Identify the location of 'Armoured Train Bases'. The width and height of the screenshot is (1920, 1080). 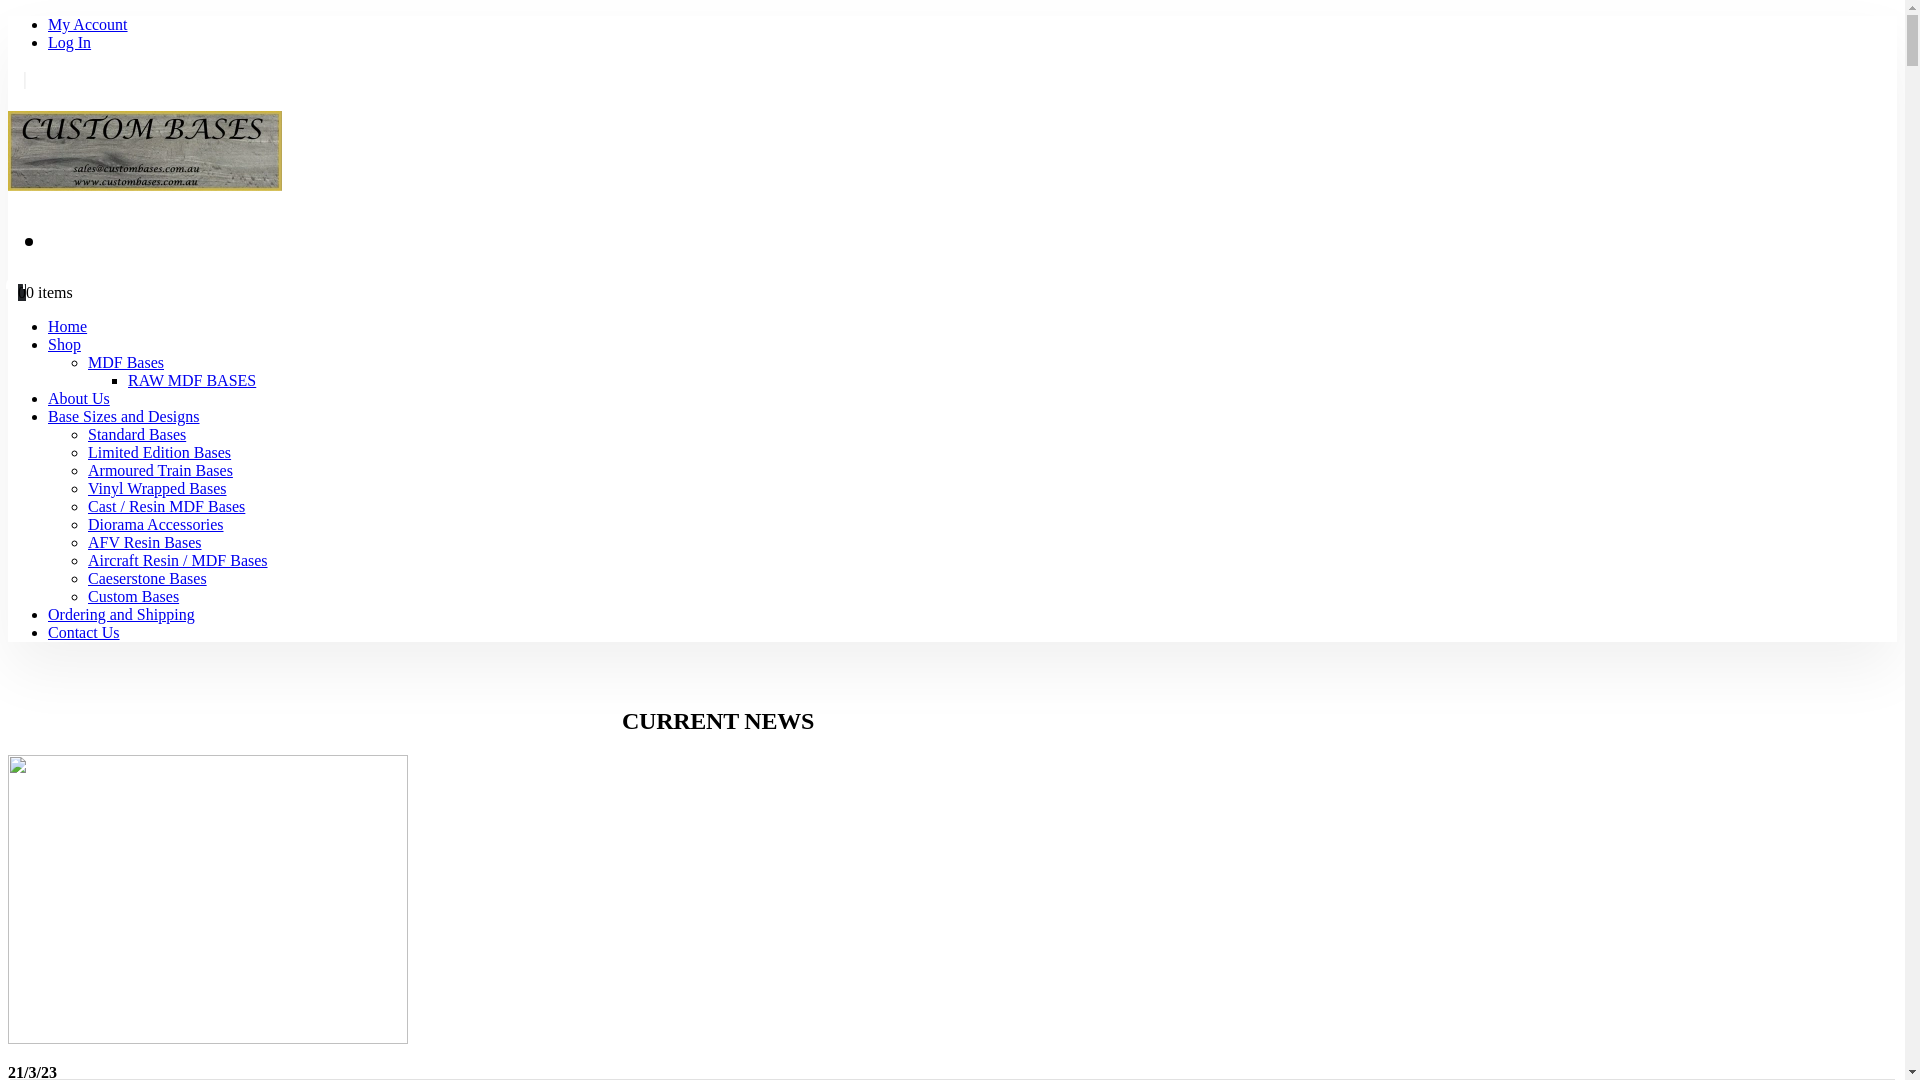
(86, 470).